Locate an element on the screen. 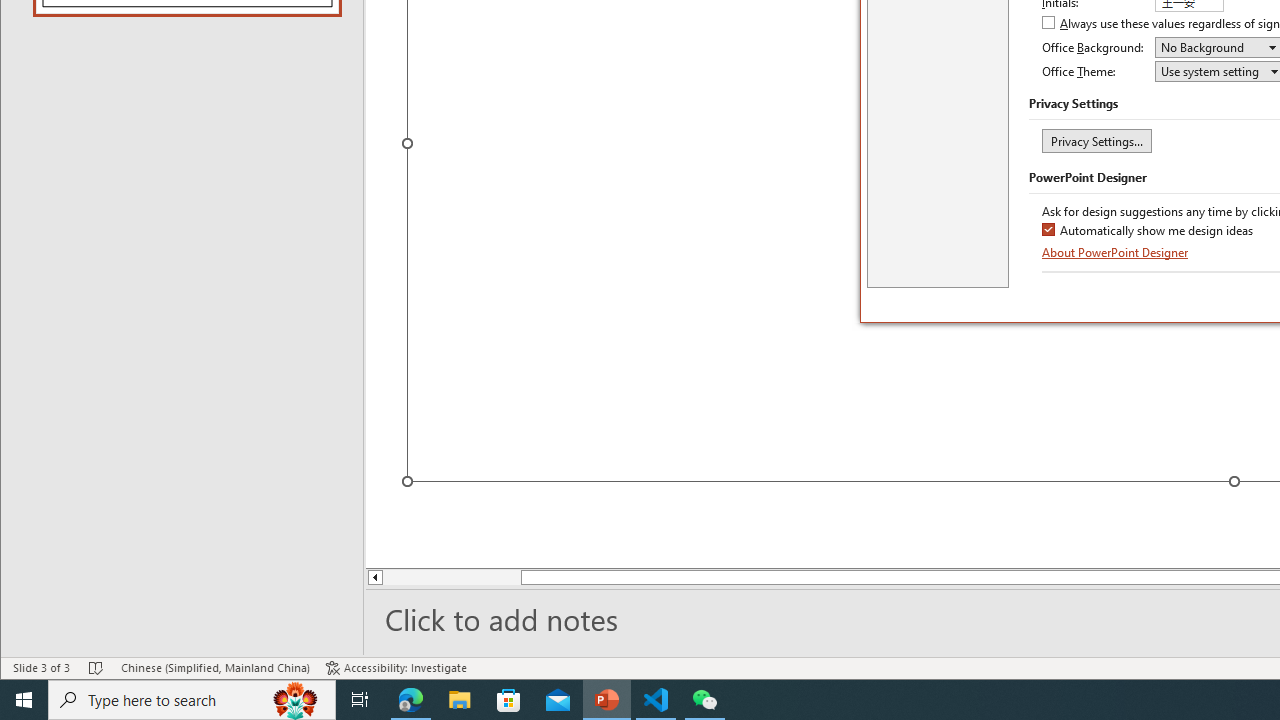 This screenshot has height=720, width=1280. 'Privacy Settings...' is located at coordinates (1095, 139).